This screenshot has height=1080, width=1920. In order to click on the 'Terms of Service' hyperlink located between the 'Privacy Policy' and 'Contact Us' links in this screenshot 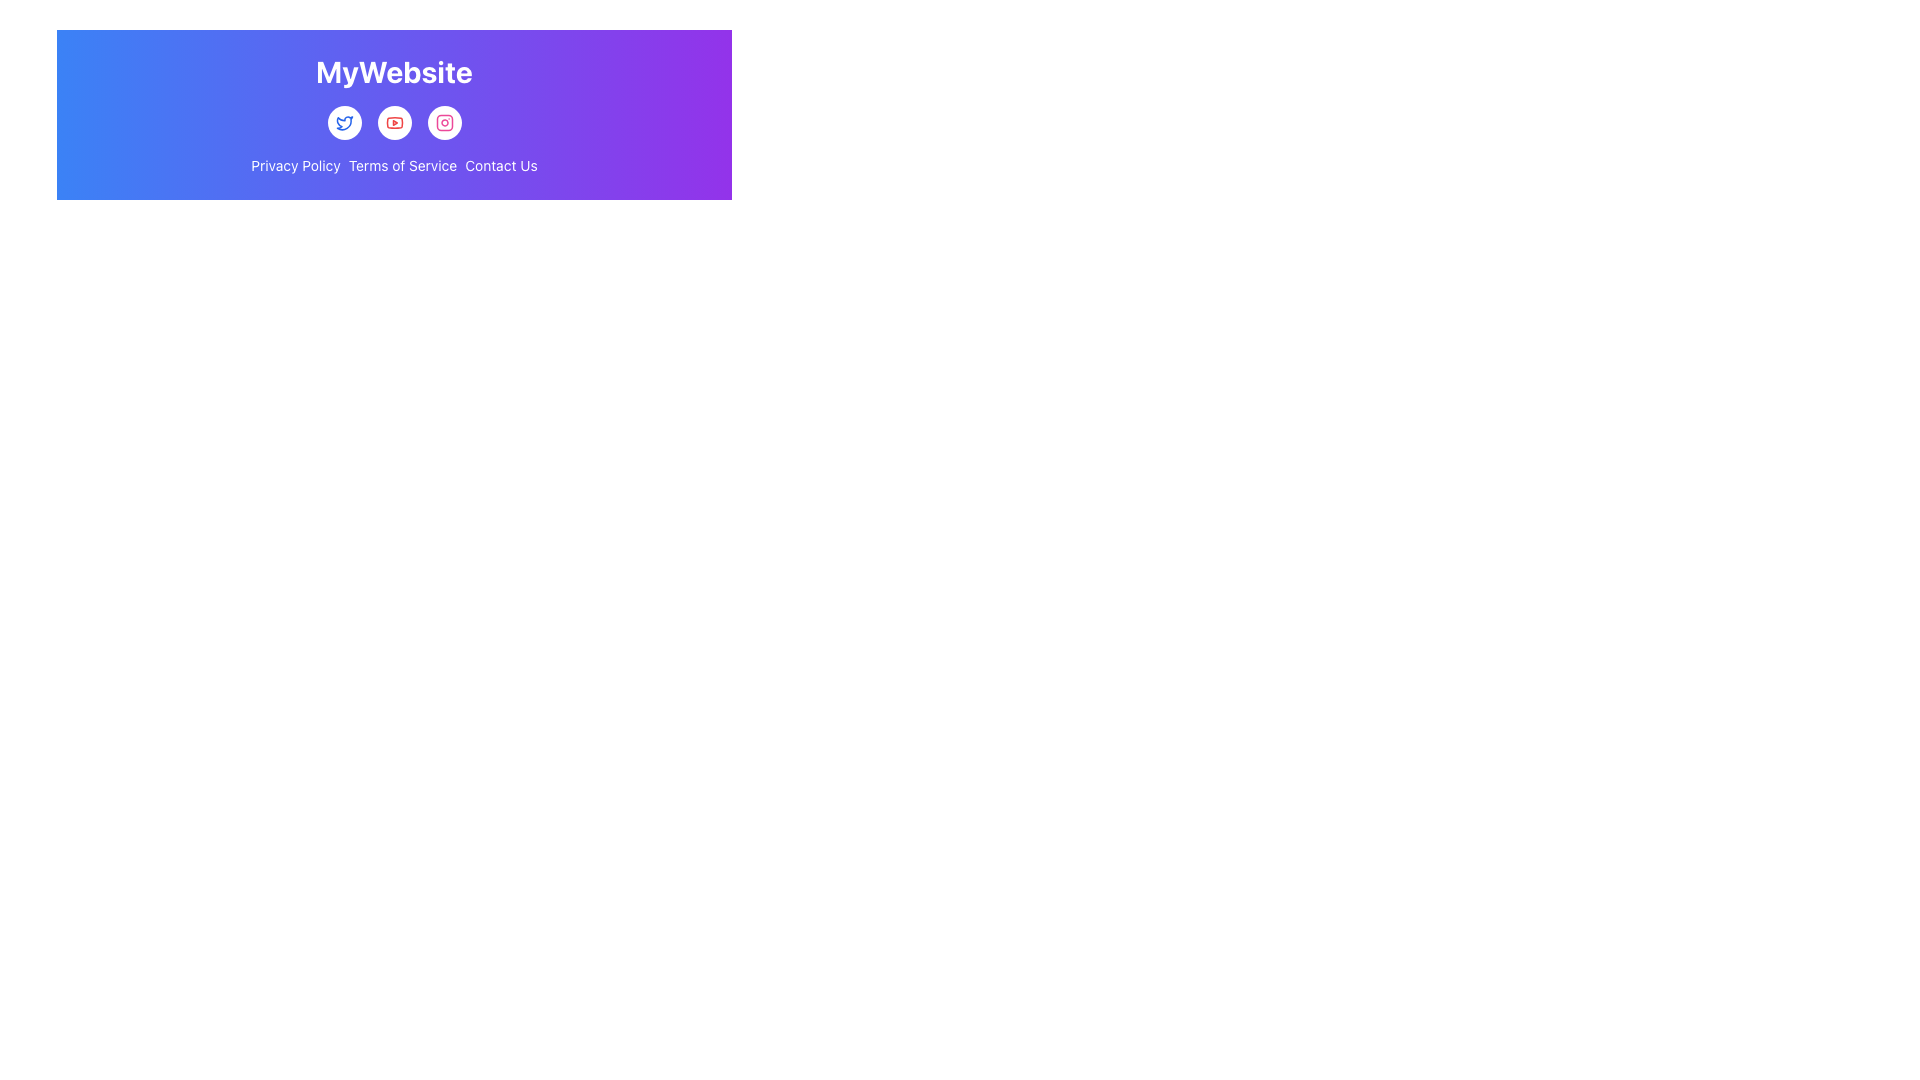, I will do `click(402, 164)`.